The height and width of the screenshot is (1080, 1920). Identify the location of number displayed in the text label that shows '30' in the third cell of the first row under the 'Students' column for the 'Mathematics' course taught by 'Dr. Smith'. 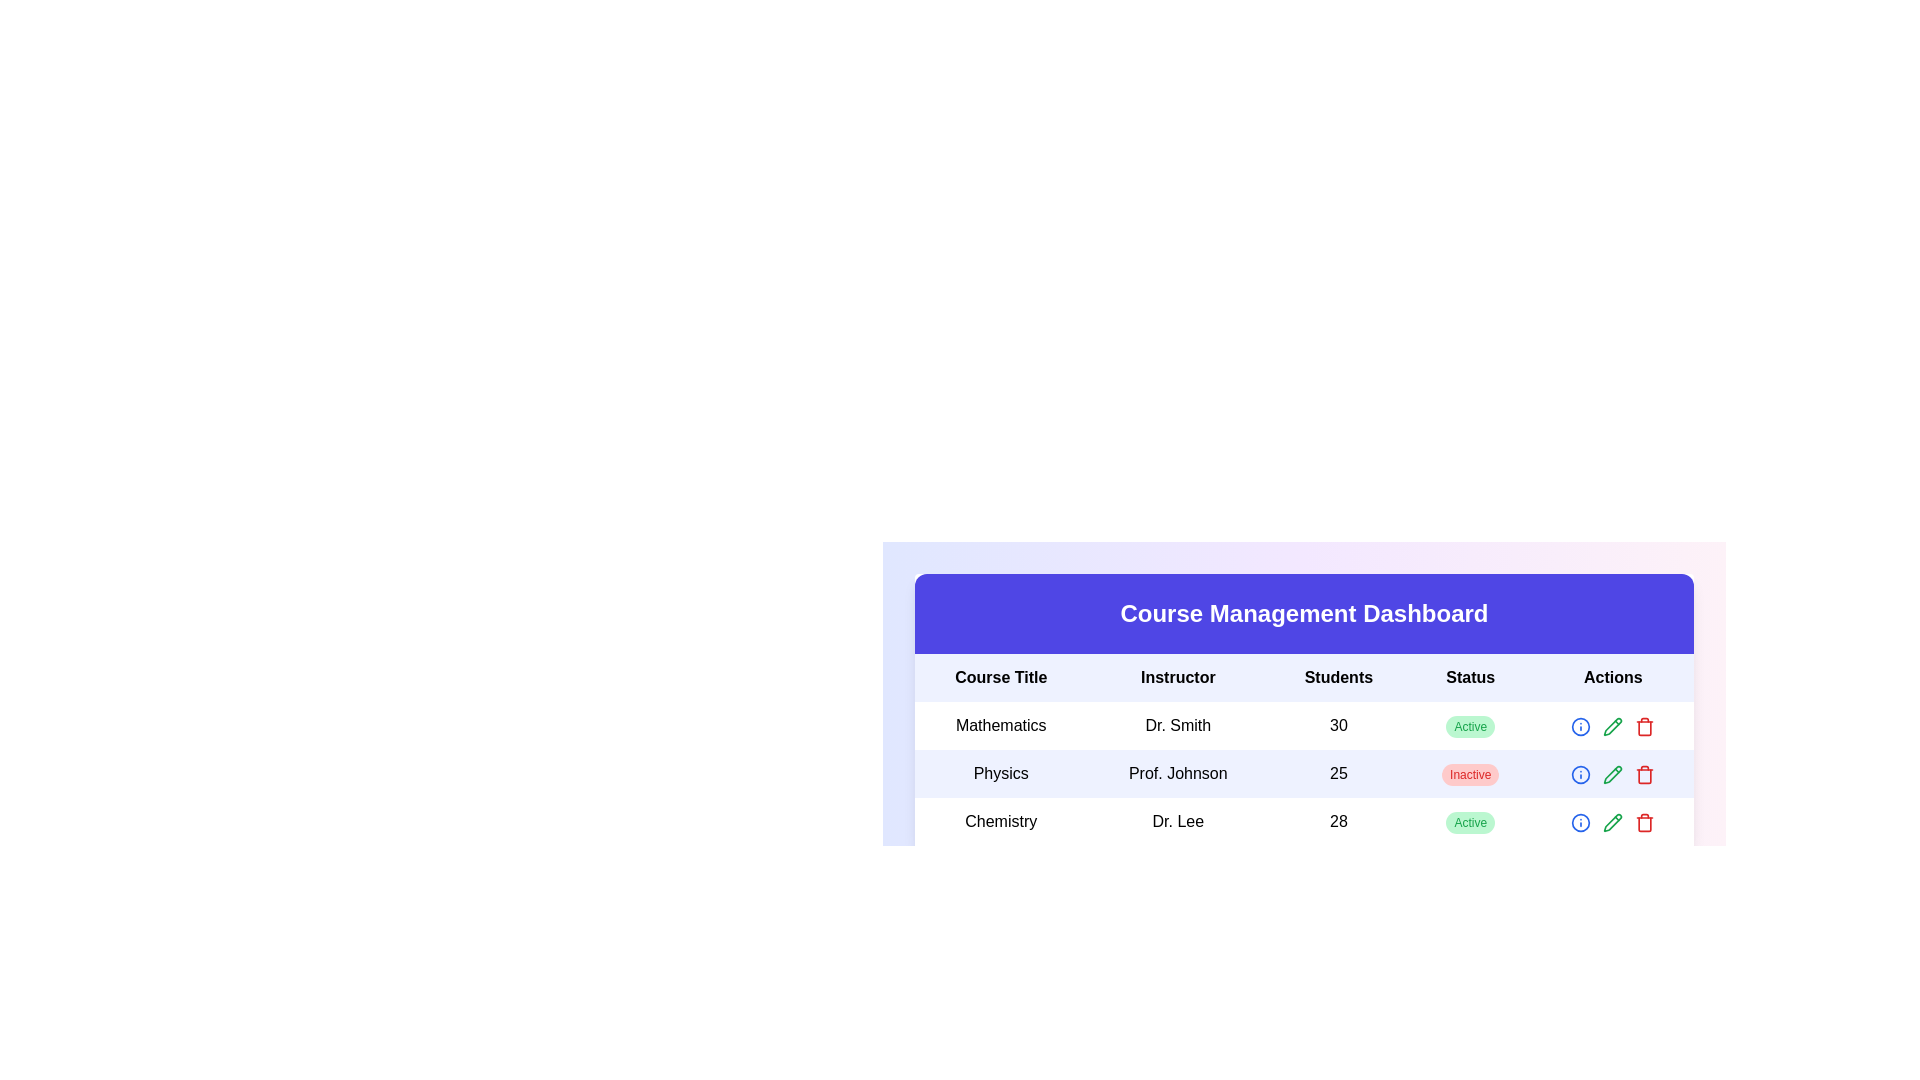
(1338, 725).